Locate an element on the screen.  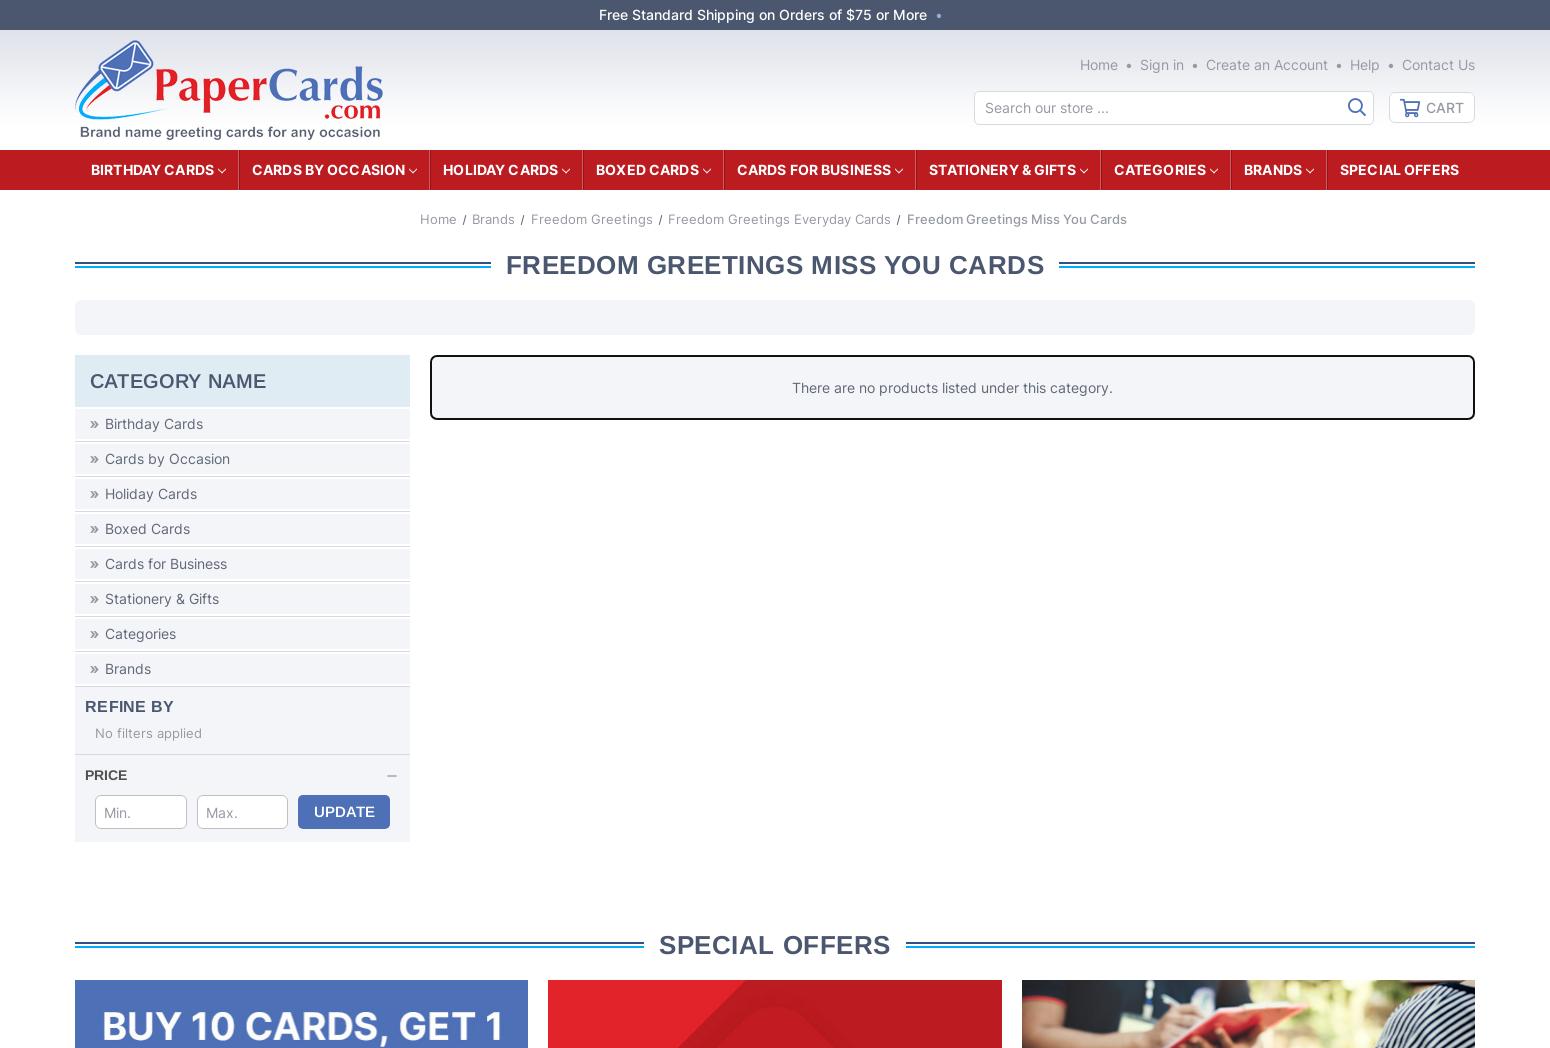
'Freedom Greetings Everyday Cards' is located at coordinates (778, 219).